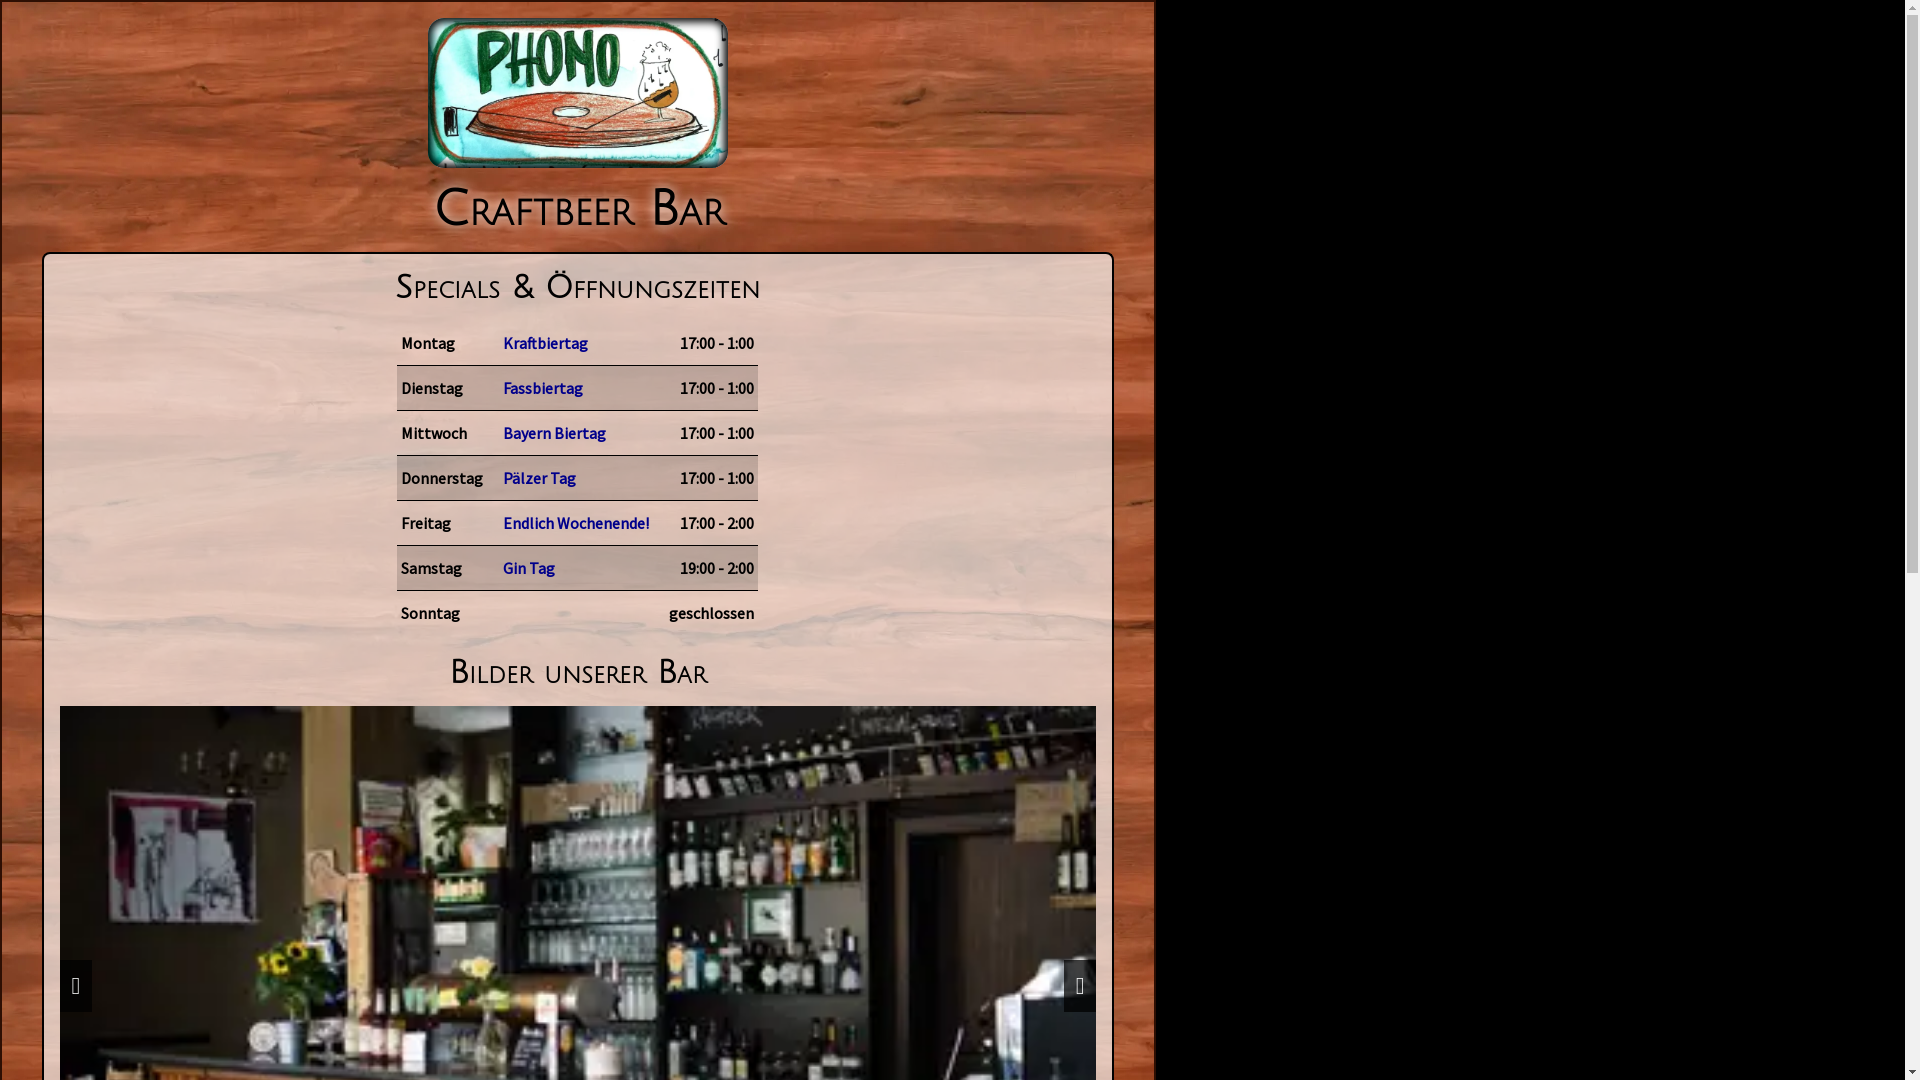 The width and height of the screenshot is (1920, 1080). I want to click on 'Fassbiertag', so click(486, 388).